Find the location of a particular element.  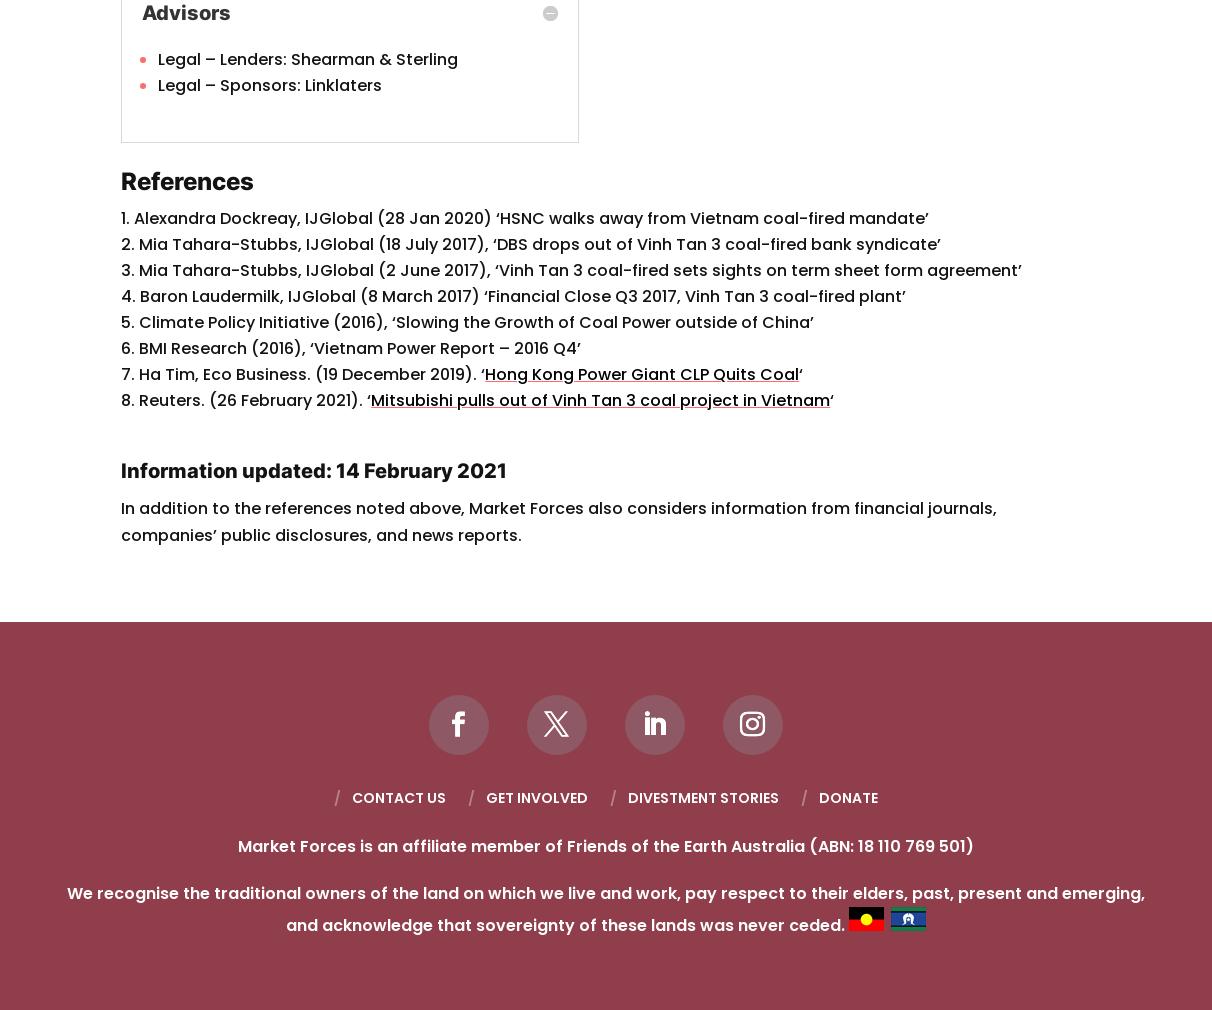

'We recognise the traditional owners of the land on which we live and work, pay respect to their elders, past, present and emerging, and acknowledge that sovereignty of these lands was never ceded.' is located at coordinates (605, 909).